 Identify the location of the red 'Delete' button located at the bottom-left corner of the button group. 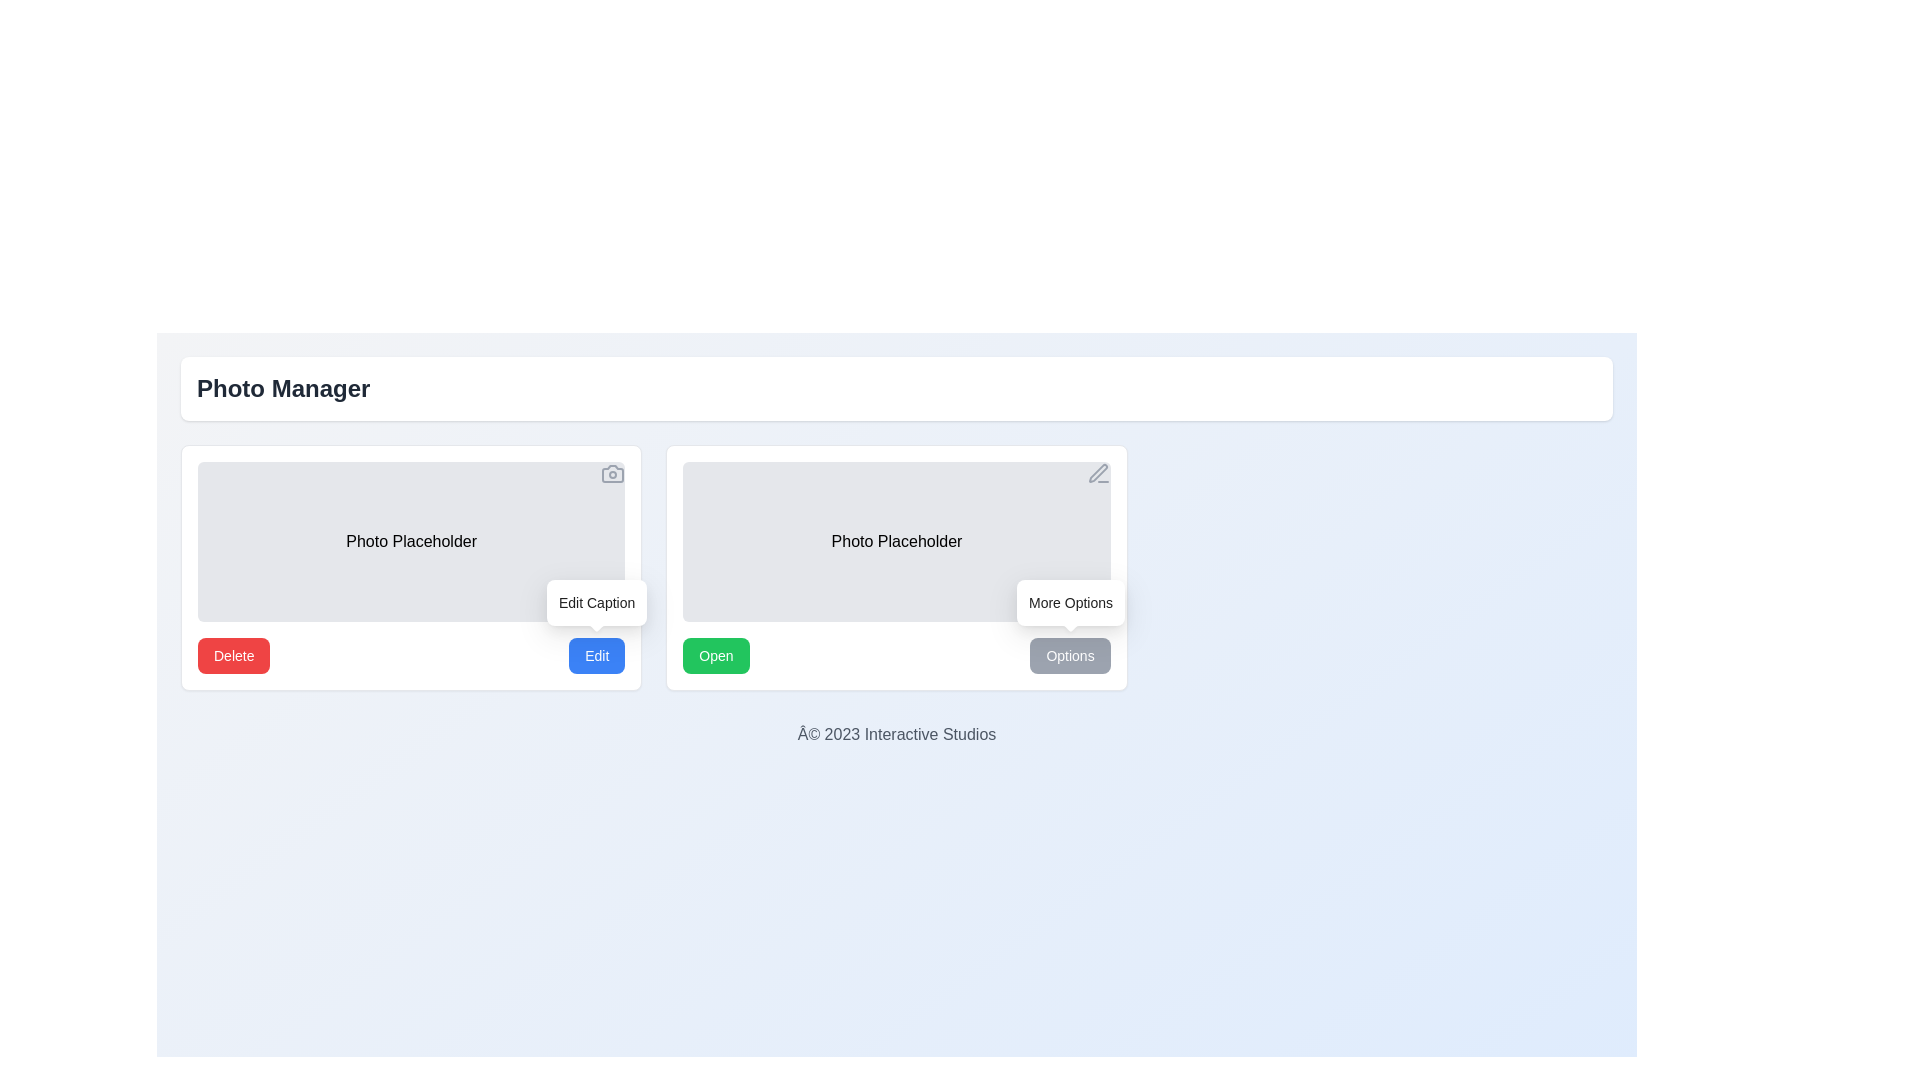
(234, 655).